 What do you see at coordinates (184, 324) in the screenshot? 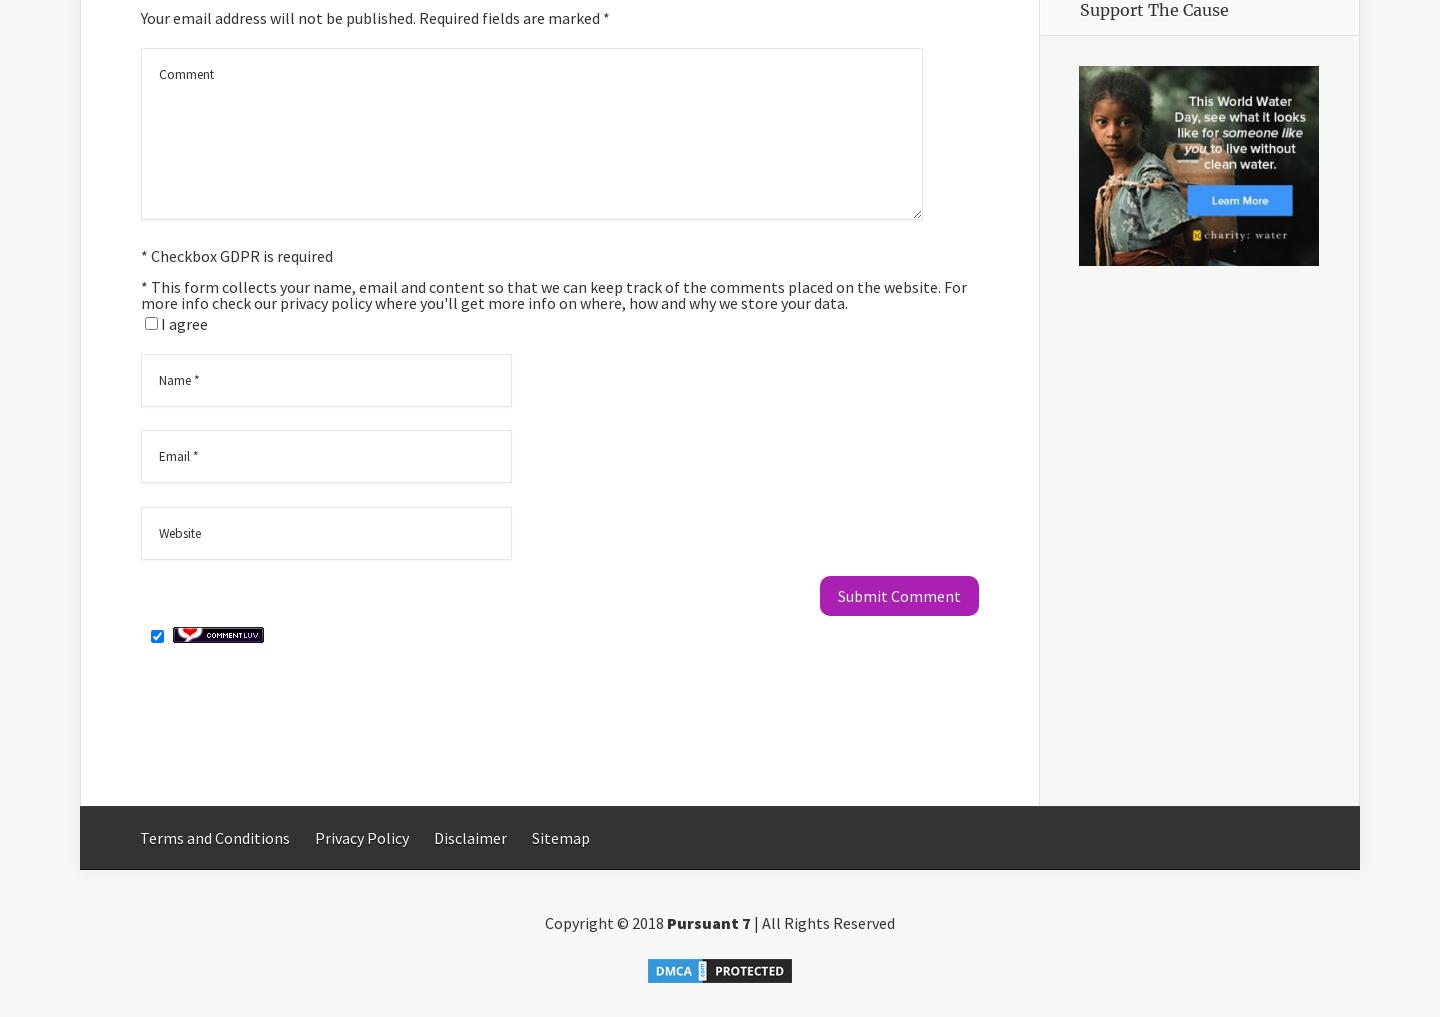
I see `'I agree'` at bounding box center [184, 324].